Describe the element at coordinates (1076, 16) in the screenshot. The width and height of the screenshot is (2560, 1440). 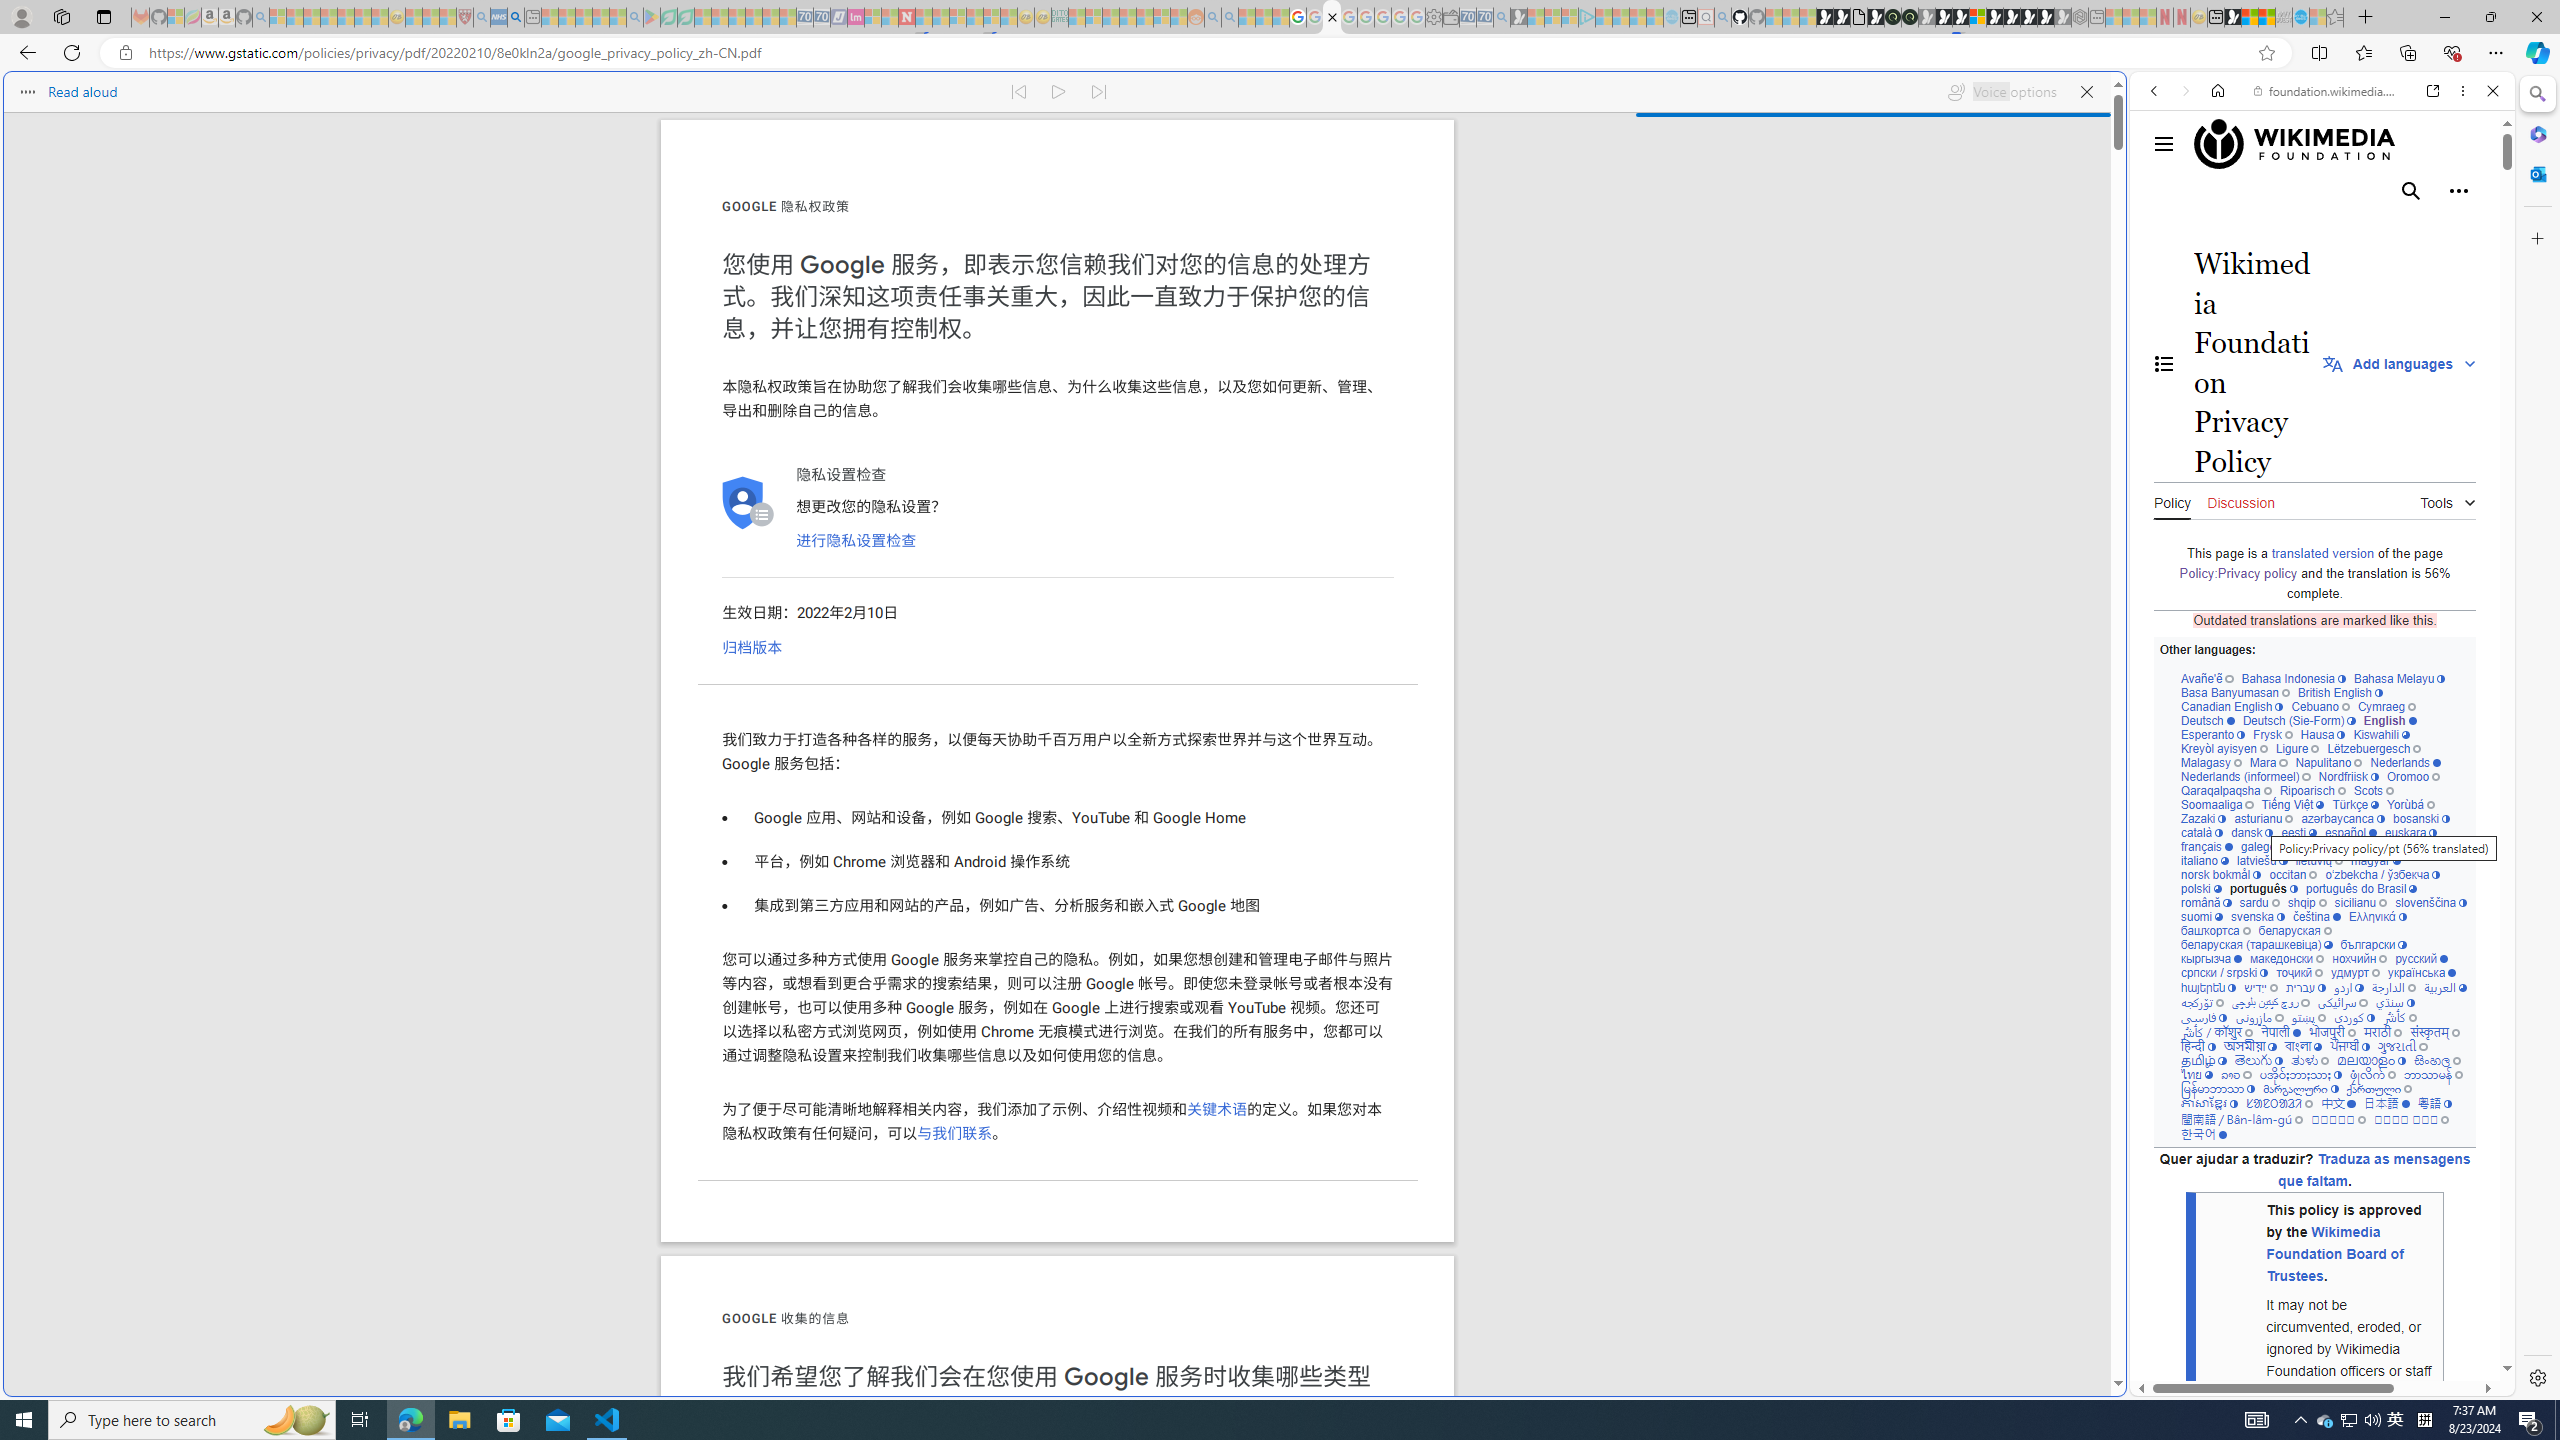
I see `'MSNBC - MSN - Sleeping'` at that location.